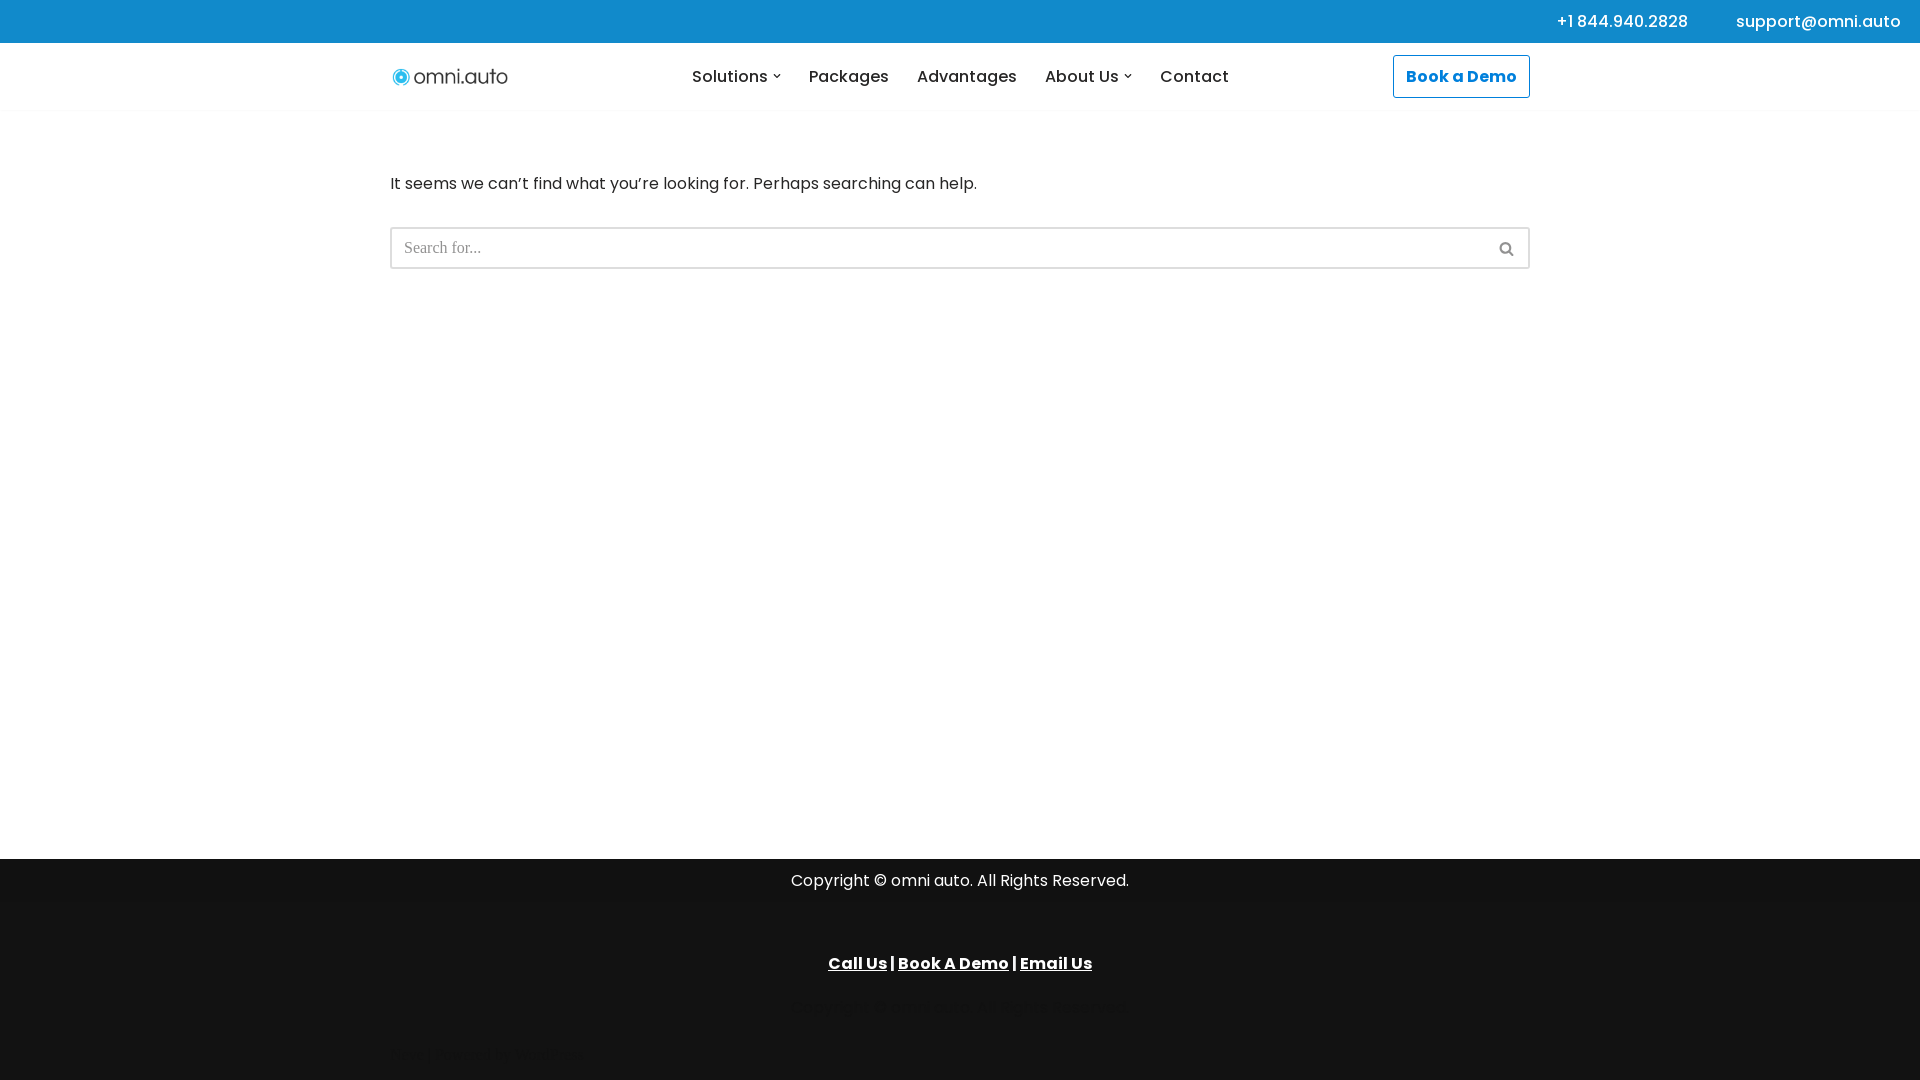  I want to click on 'Email Us', so click(1019, 962).